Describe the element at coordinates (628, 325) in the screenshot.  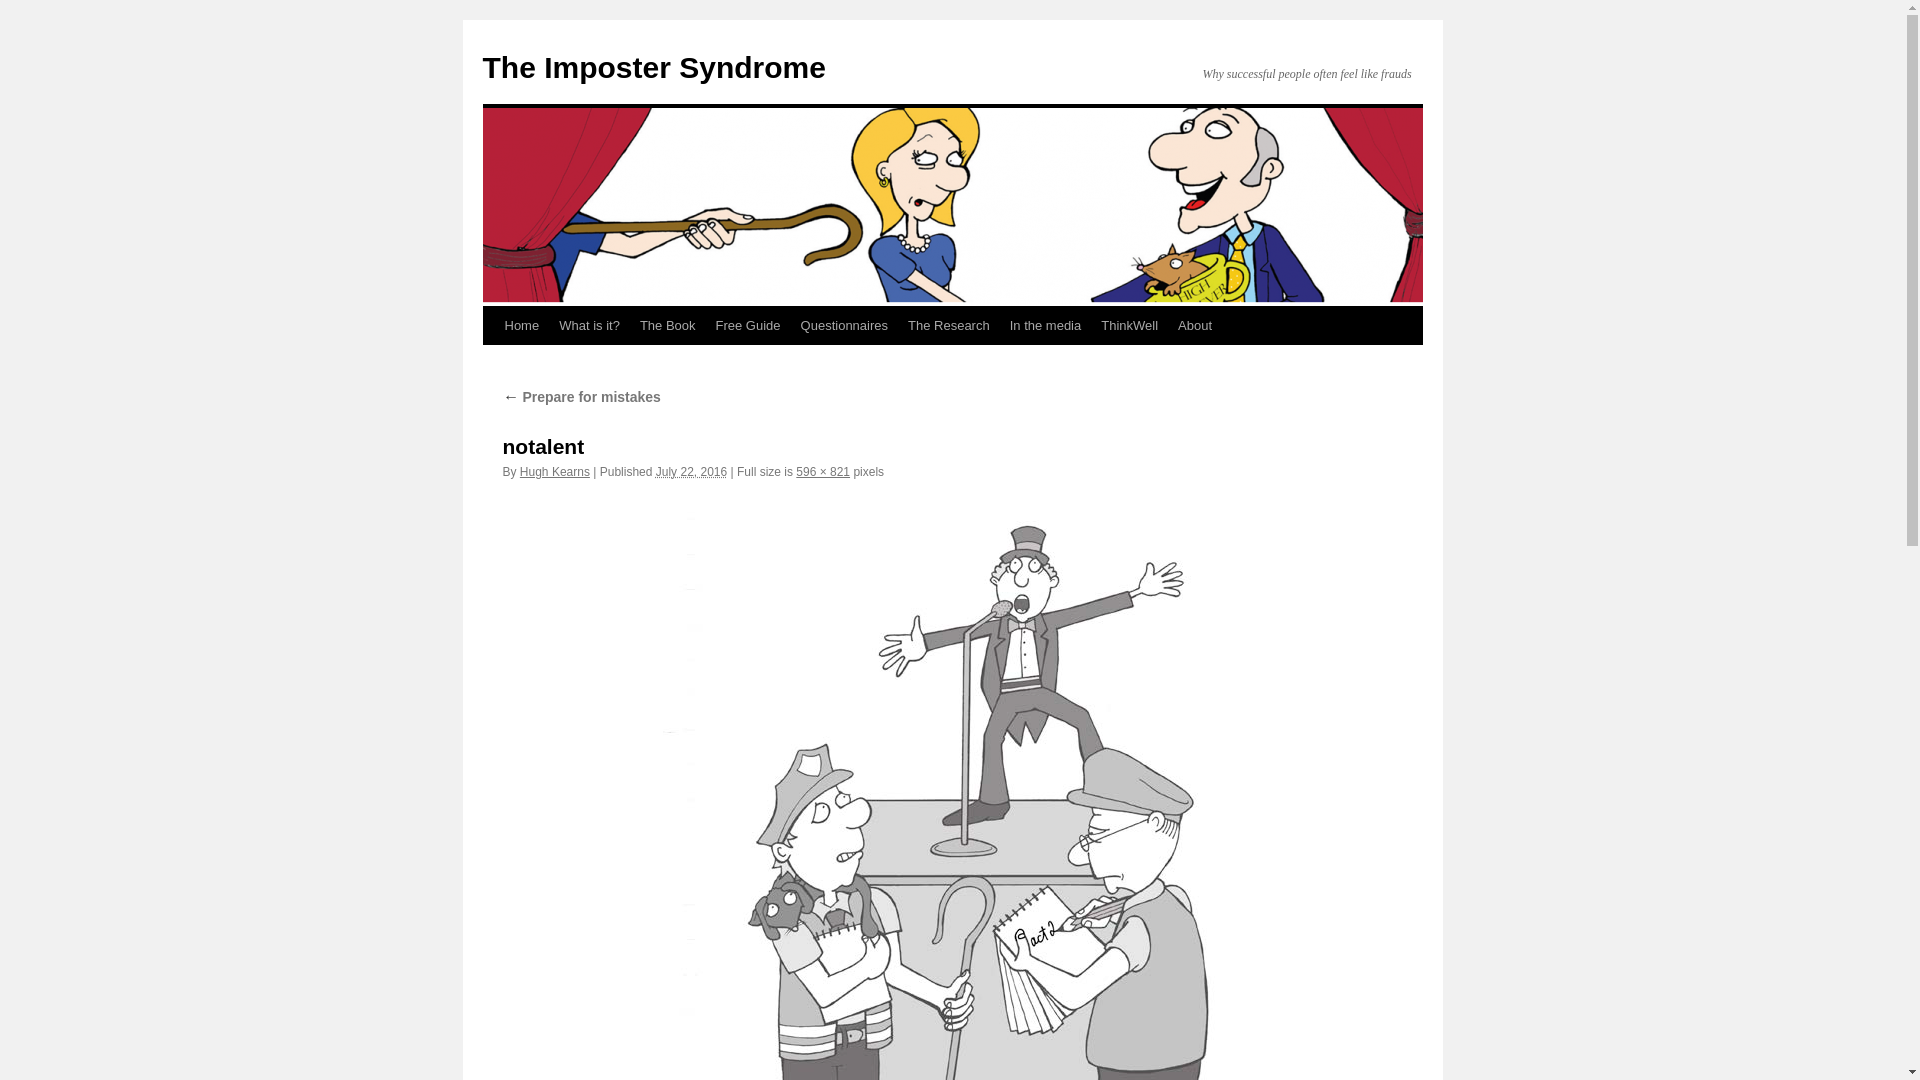
I see `'The Book'` at that location.